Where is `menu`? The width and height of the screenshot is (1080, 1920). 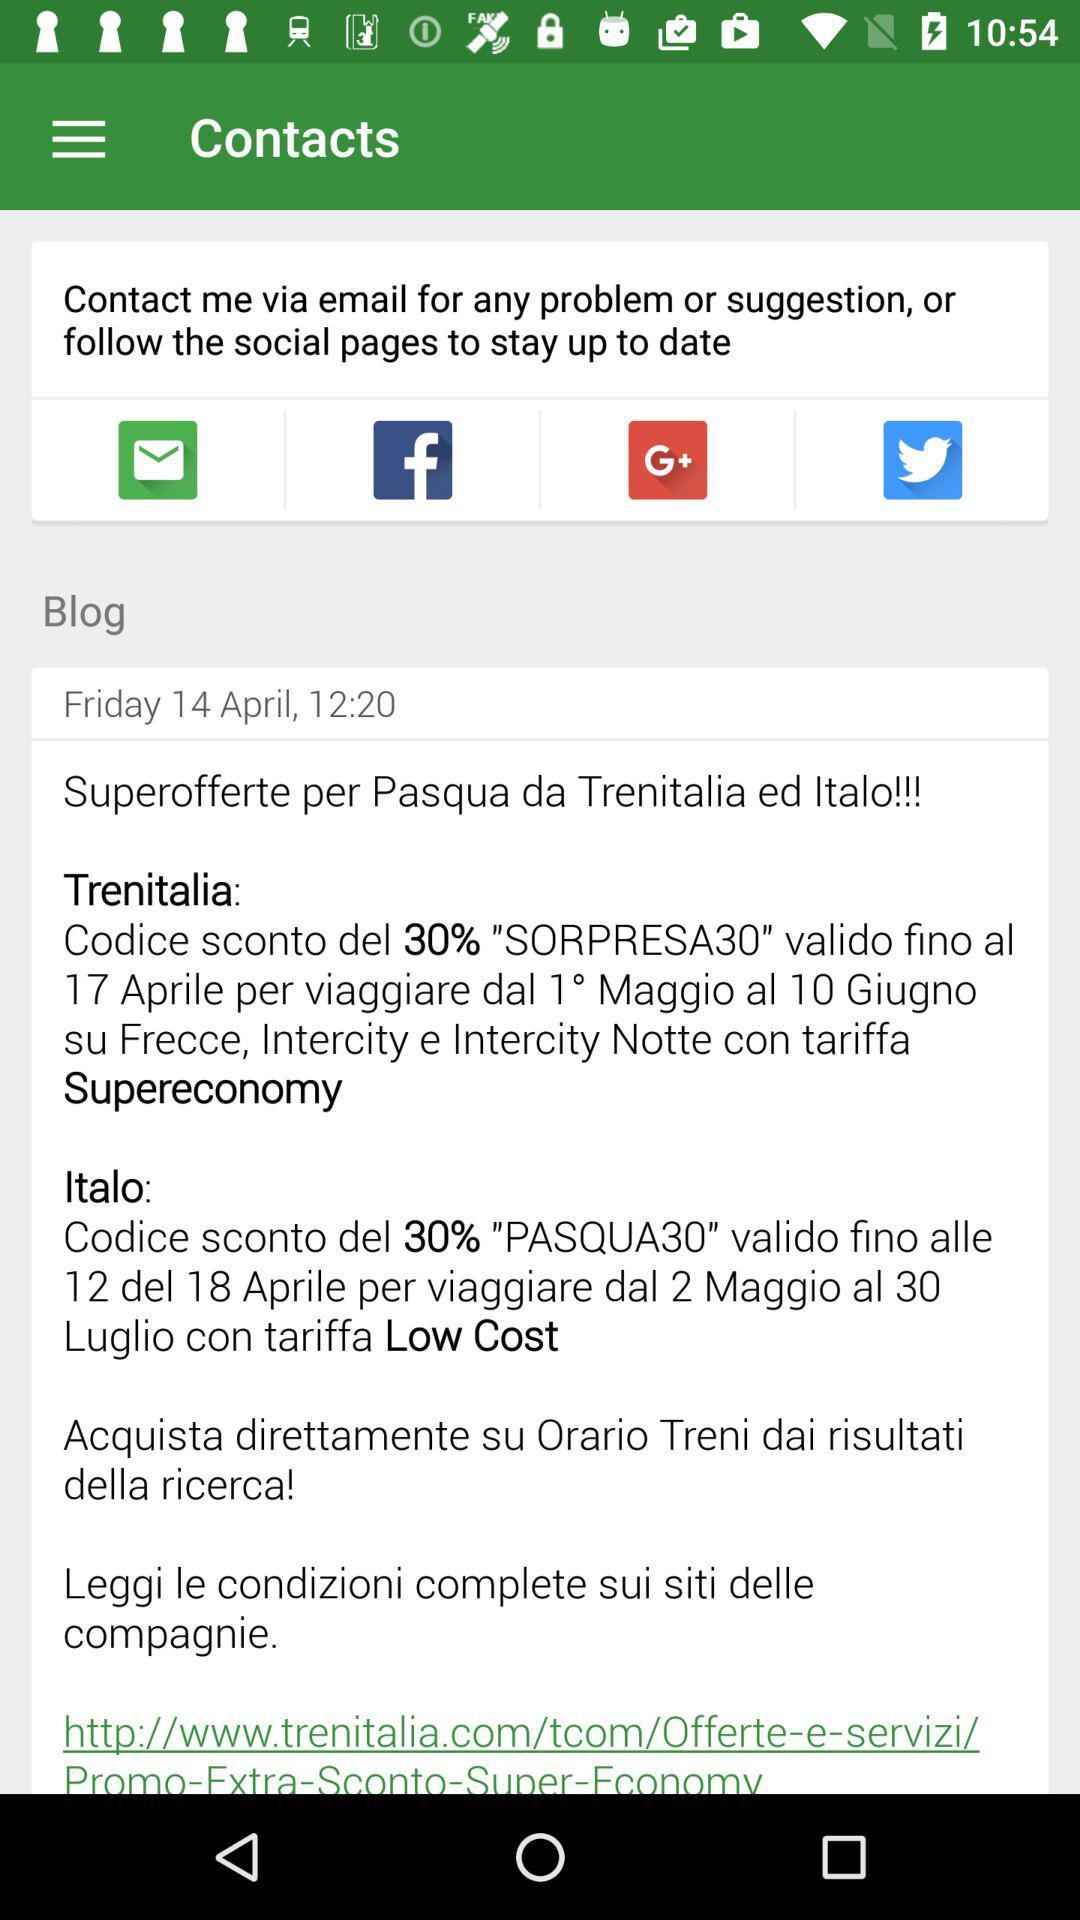
menu is located at coordinates (88, 135).